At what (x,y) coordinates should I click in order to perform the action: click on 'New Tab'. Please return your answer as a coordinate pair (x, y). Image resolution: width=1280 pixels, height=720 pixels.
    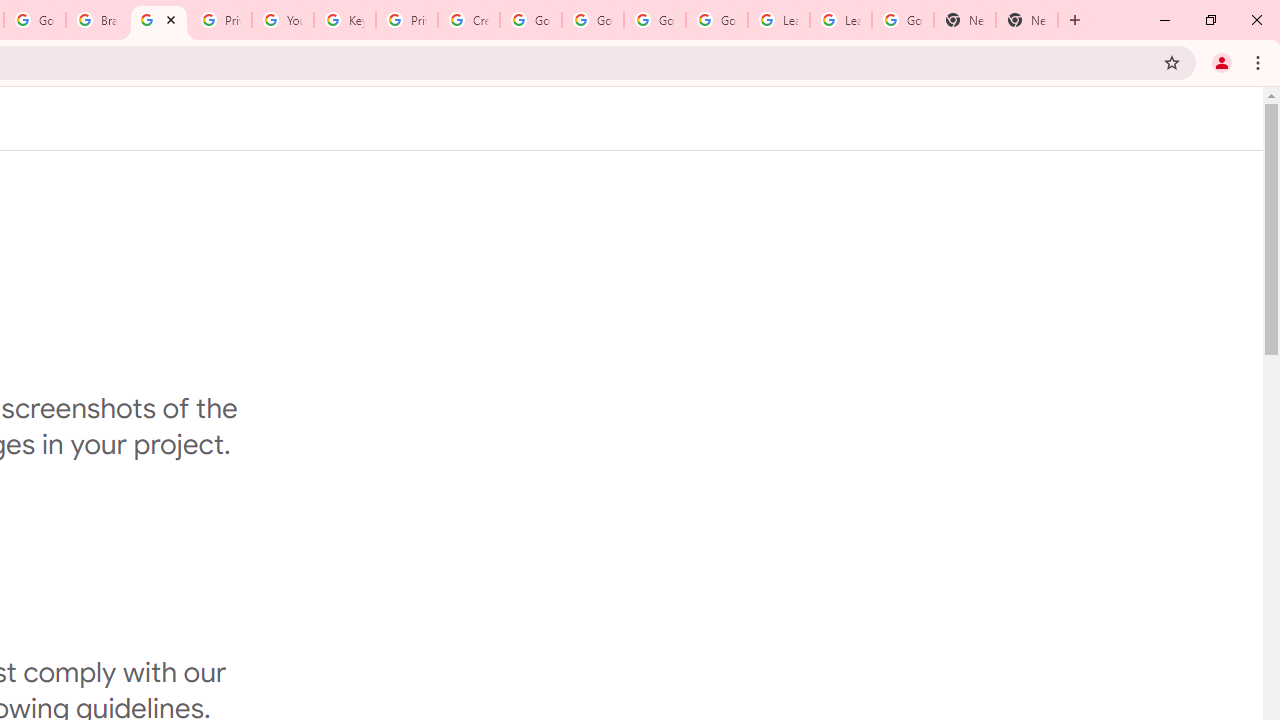
    Looking at the image, I should click on (1027, 20).